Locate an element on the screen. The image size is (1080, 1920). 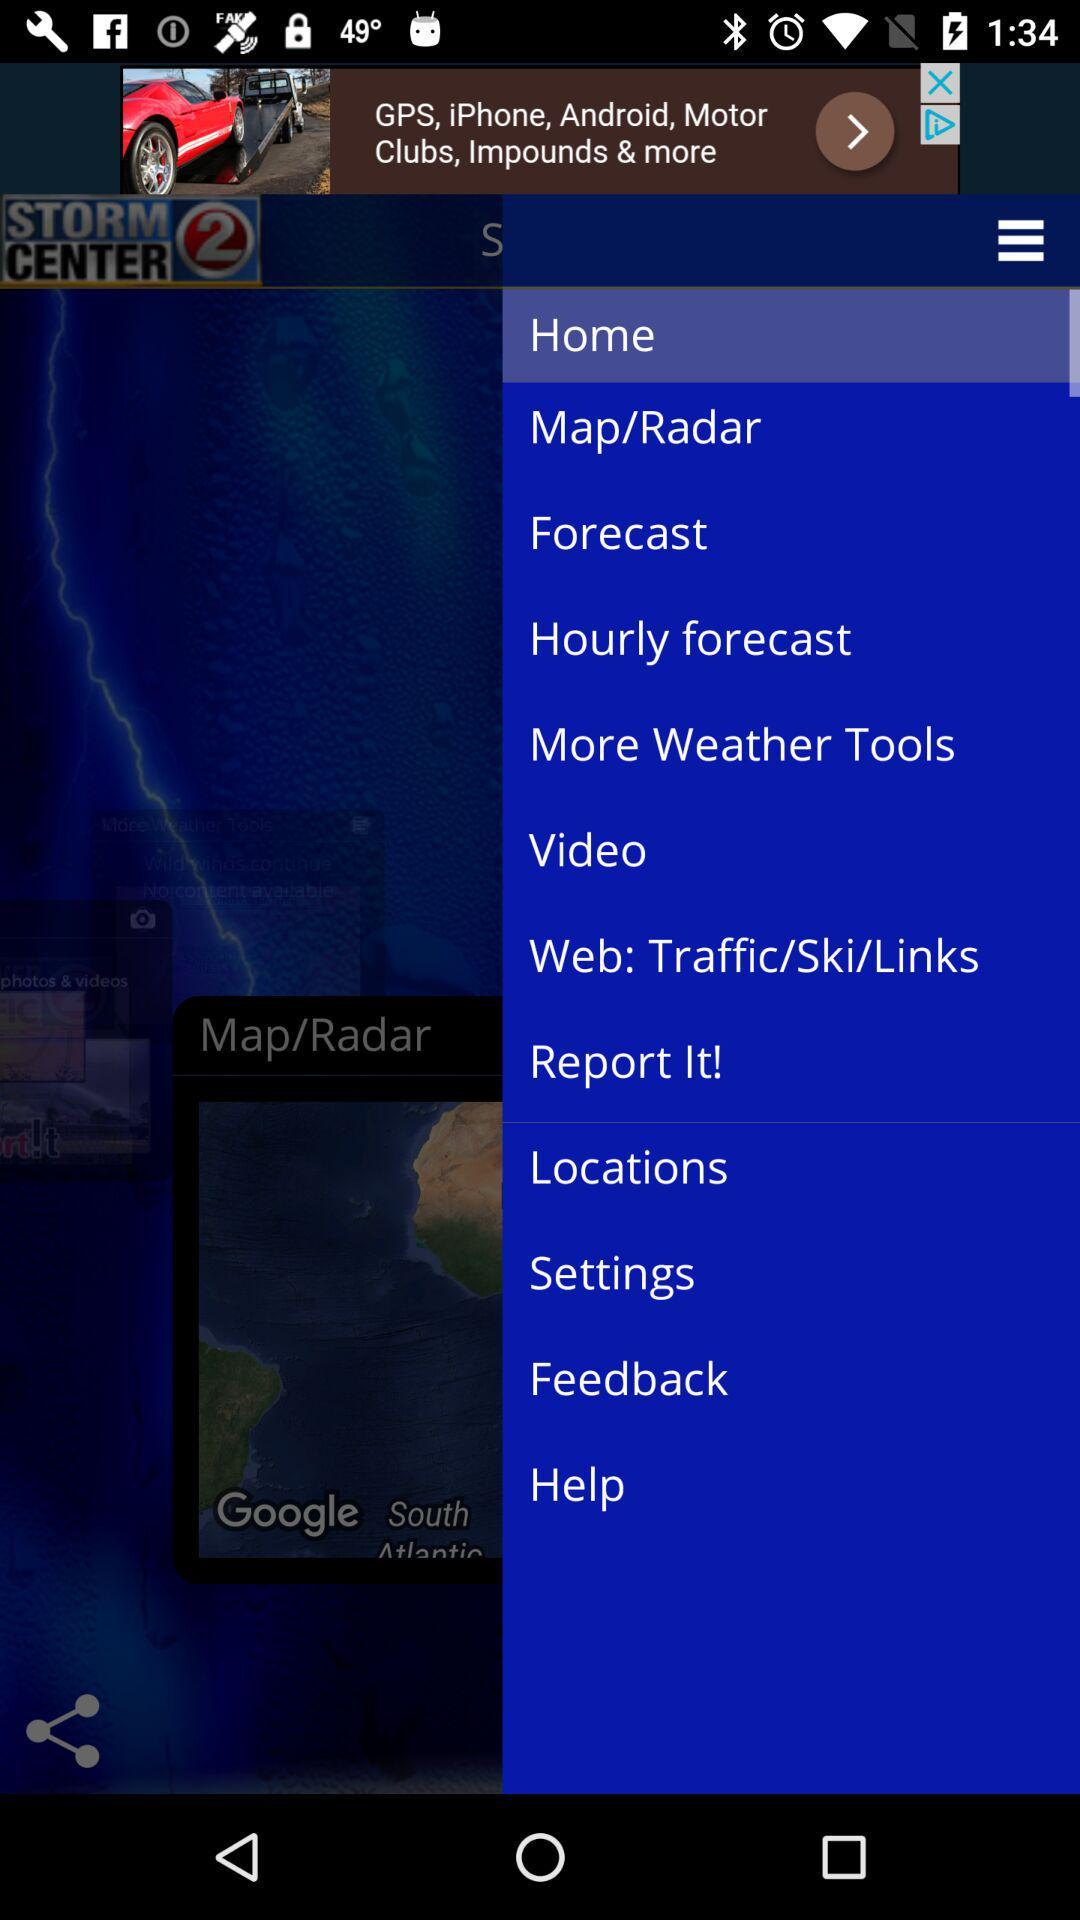
the share icon is located at coordinates (61, 1730).